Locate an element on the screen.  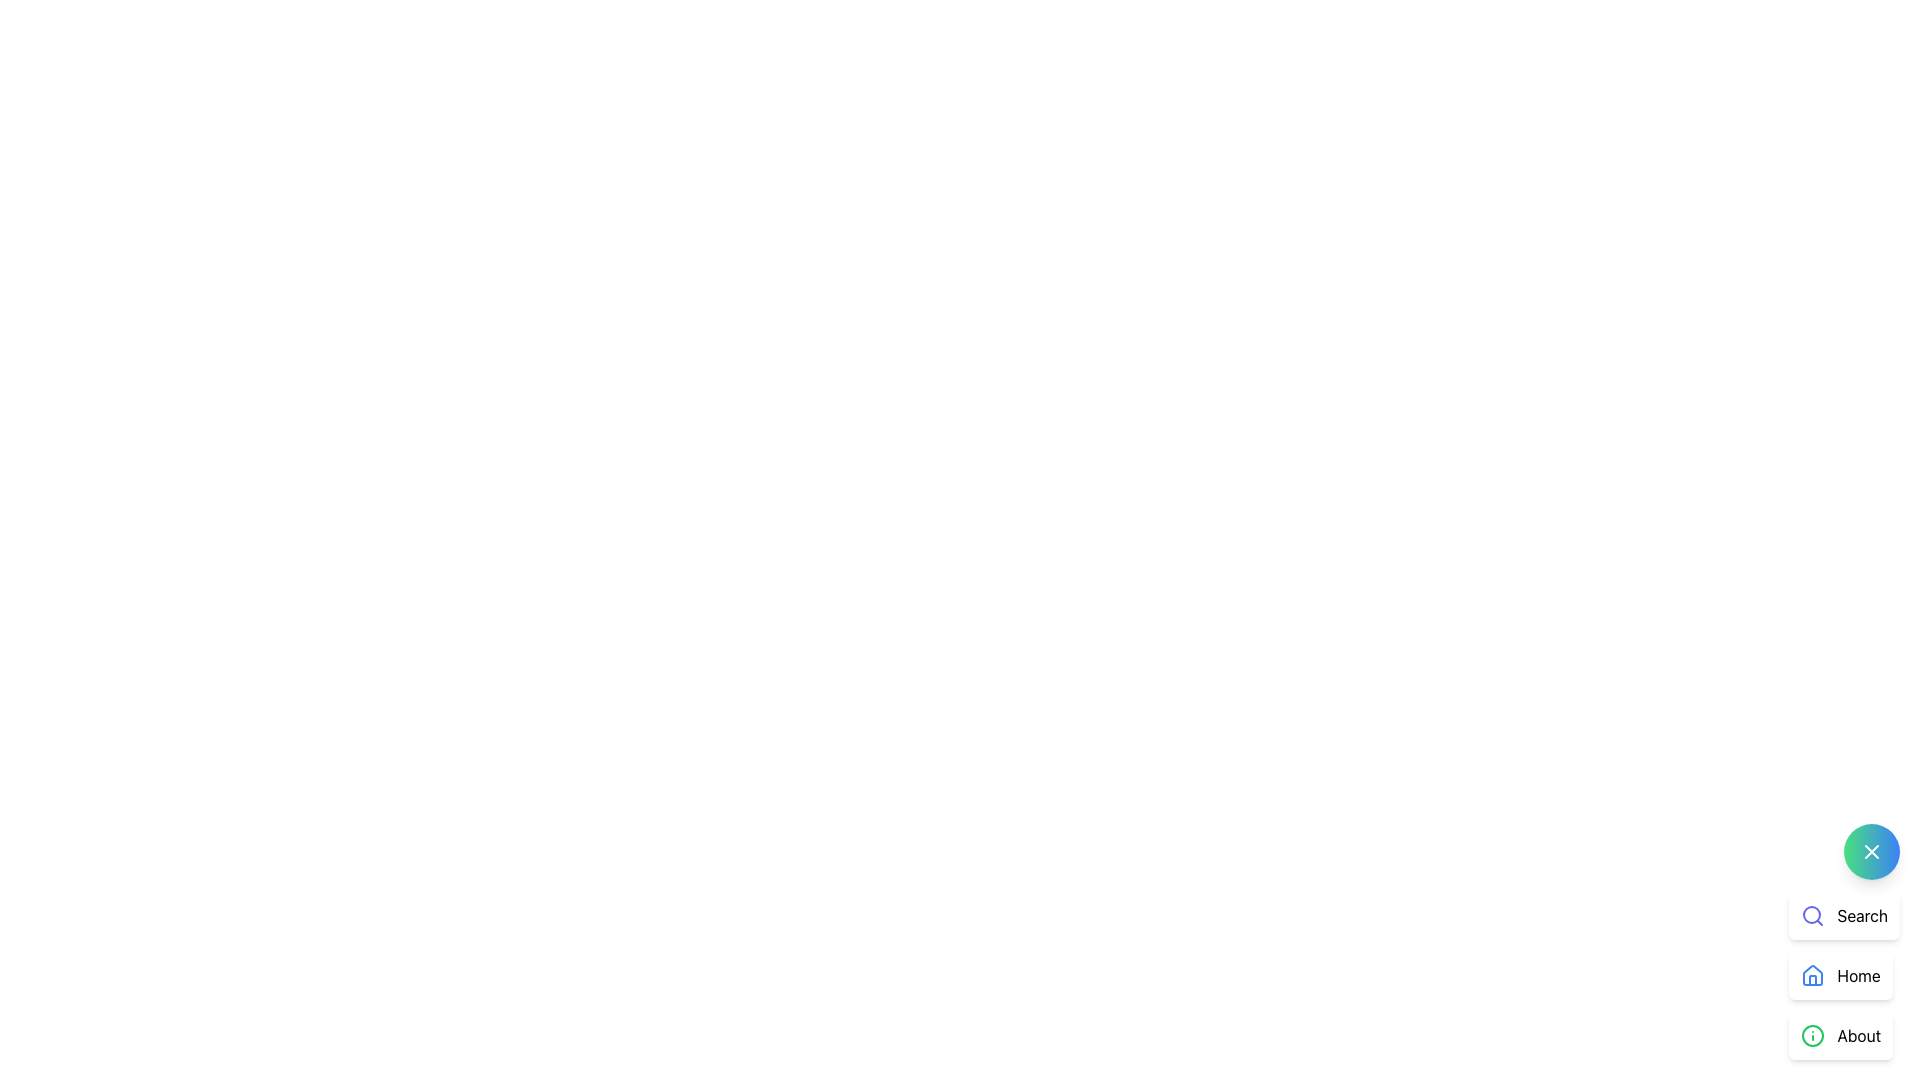
the search icon located at the leftmost side of the 'Search' button, which is the topmost button in a vertical stack of three buttons is located at coordinates (1813, 915).